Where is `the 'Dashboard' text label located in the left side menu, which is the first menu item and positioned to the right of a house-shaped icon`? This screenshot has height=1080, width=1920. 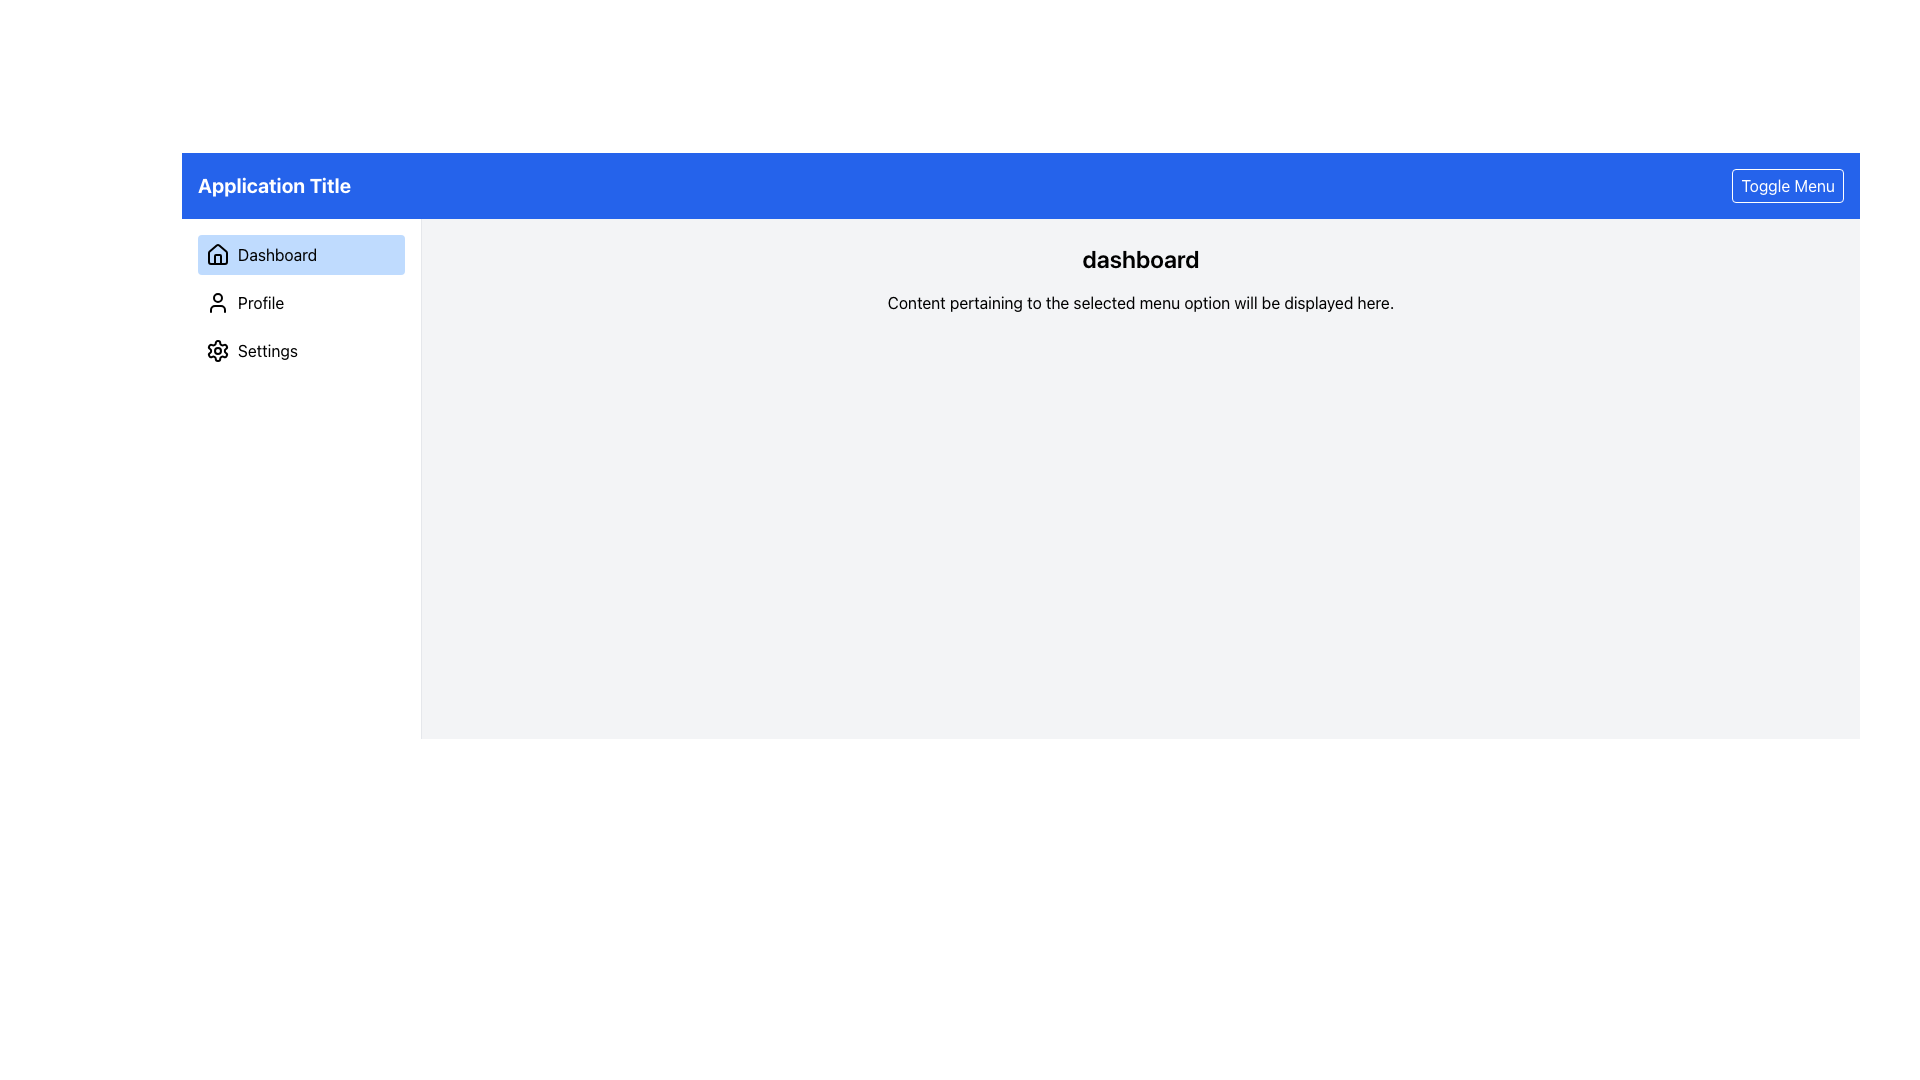 the 'Dashboard' text label located in the left side menu, which is the first menu item and positioned to the right of a house-shaped icon is located at coordinates (276, 253).